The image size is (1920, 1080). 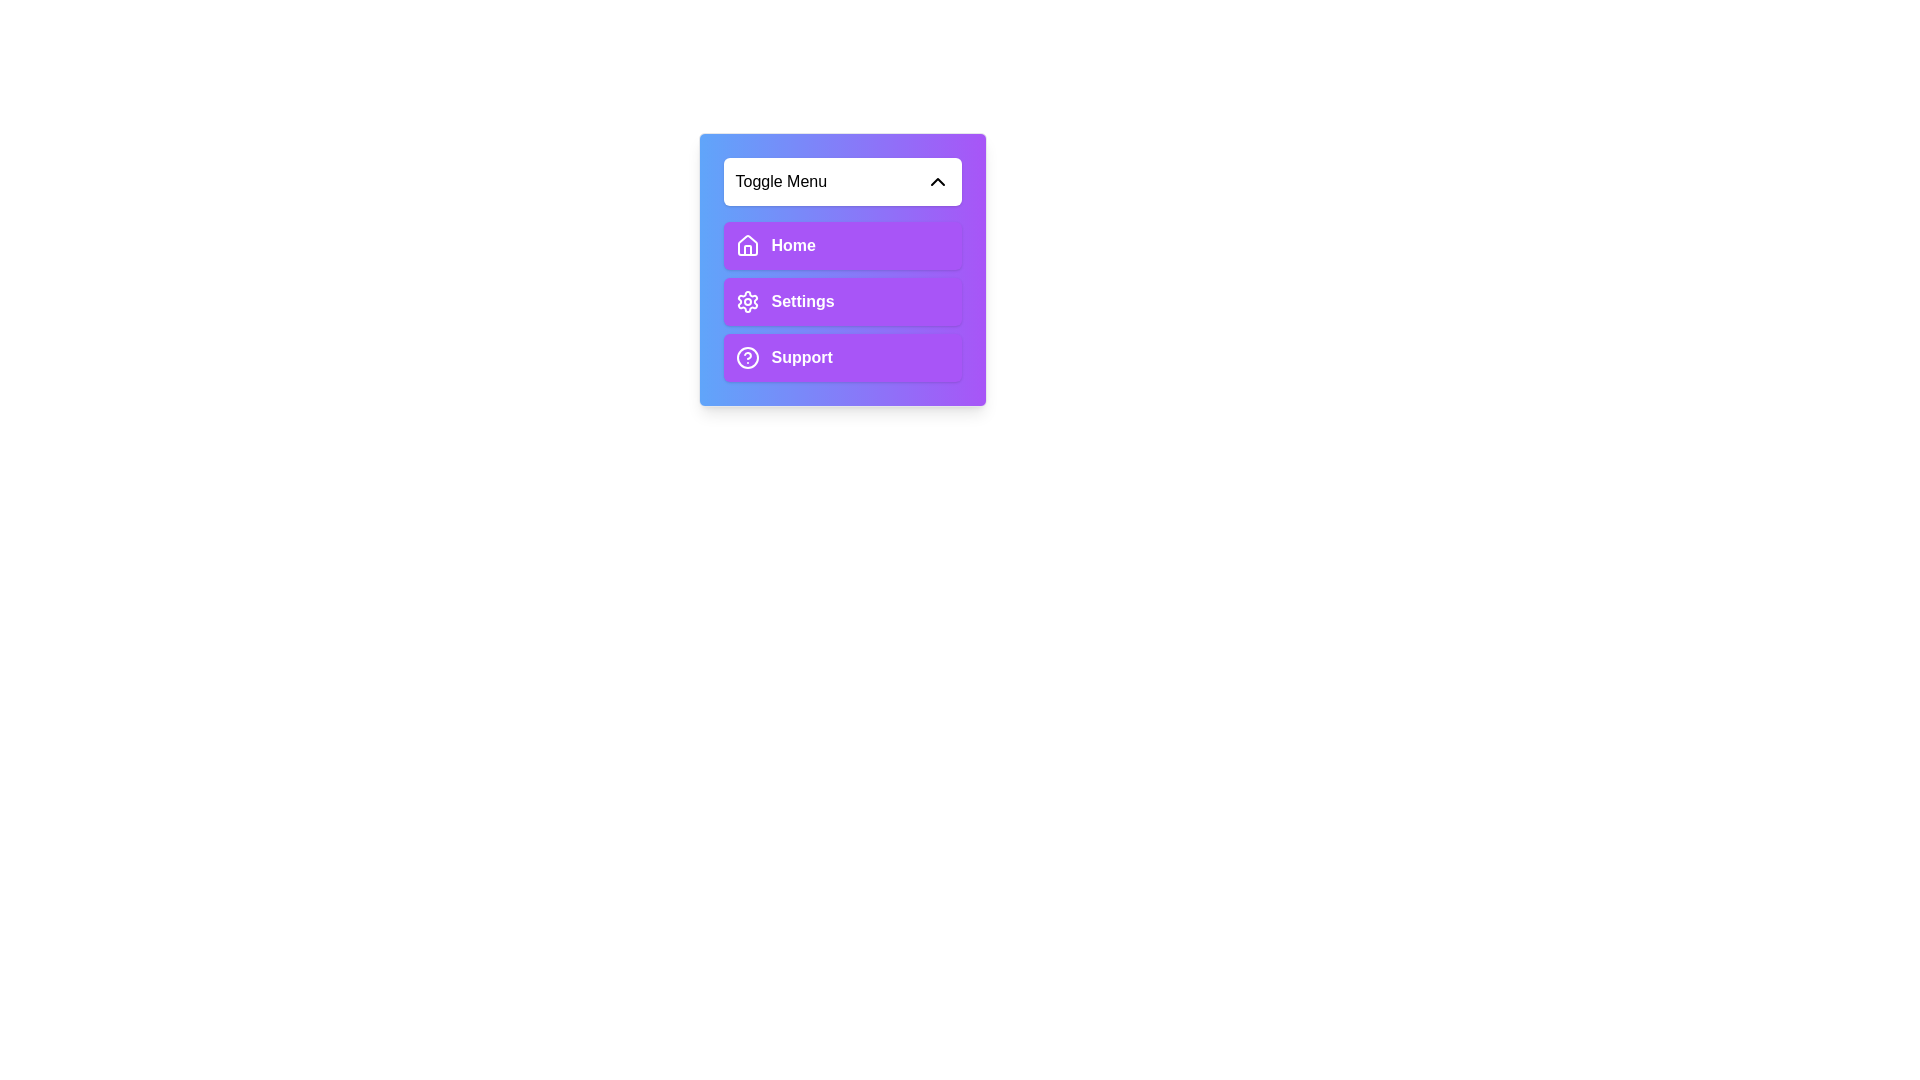 I want to click on the 'Settings' section in the Dropdown menu located in the lower portion of the purple gradient card titled 'Toggle Menu', so click(x=842, y=301).